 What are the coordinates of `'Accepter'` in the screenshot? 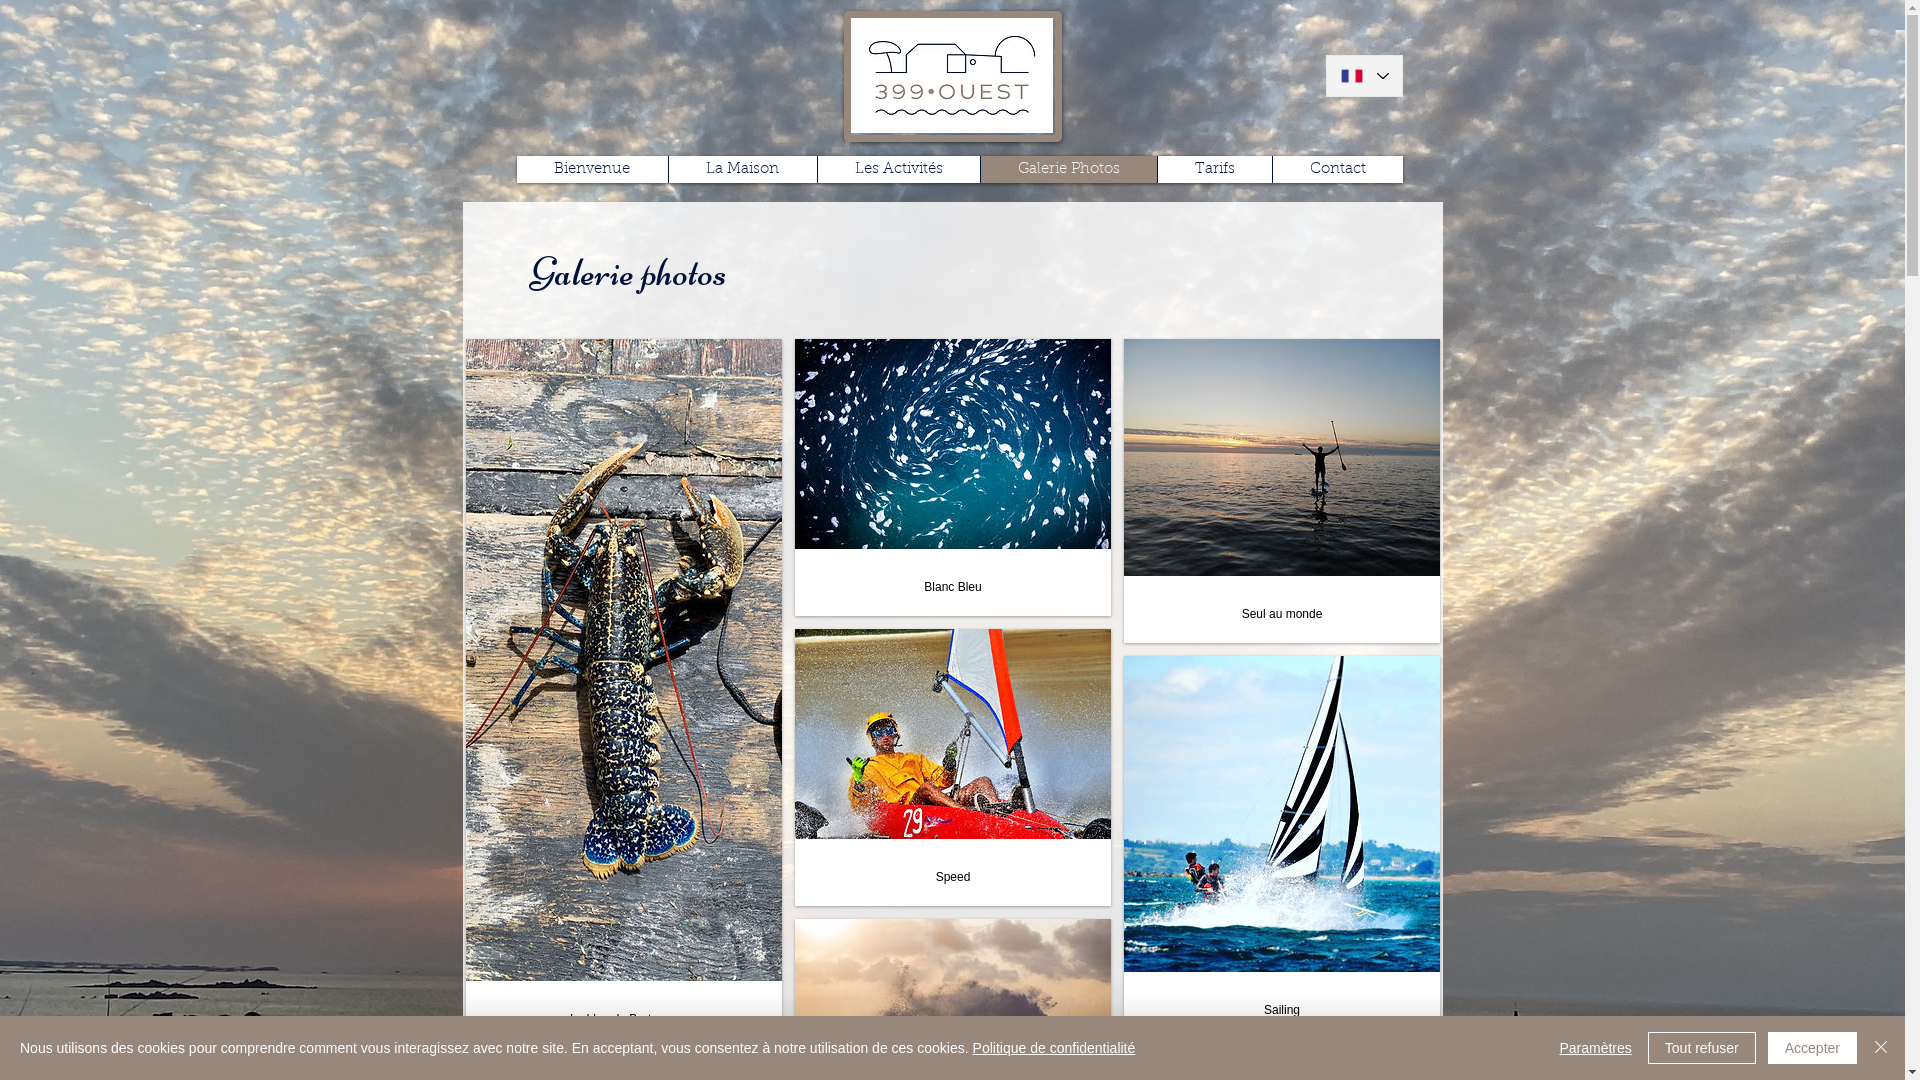 It's located at (1812, 1047).